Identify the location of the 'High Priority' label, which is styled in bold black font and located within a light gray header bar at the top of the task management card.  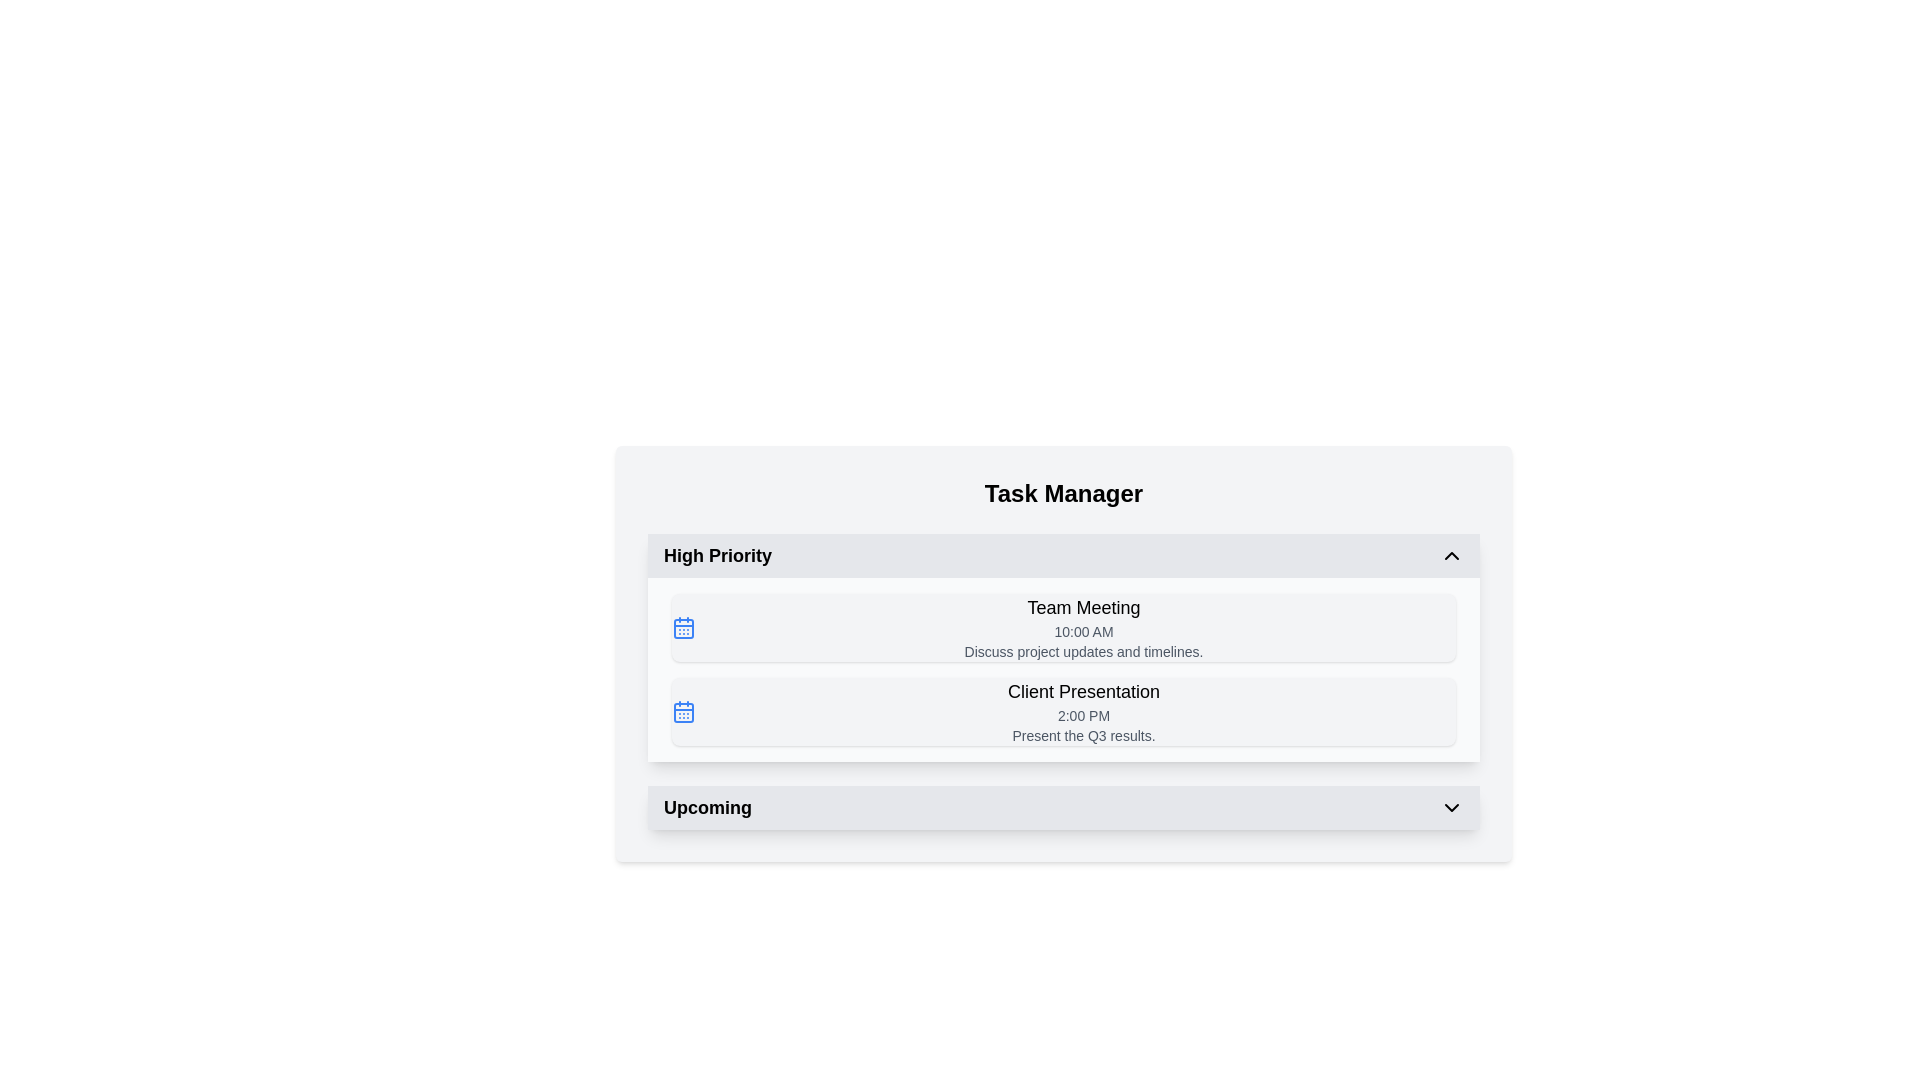
(718, 555).